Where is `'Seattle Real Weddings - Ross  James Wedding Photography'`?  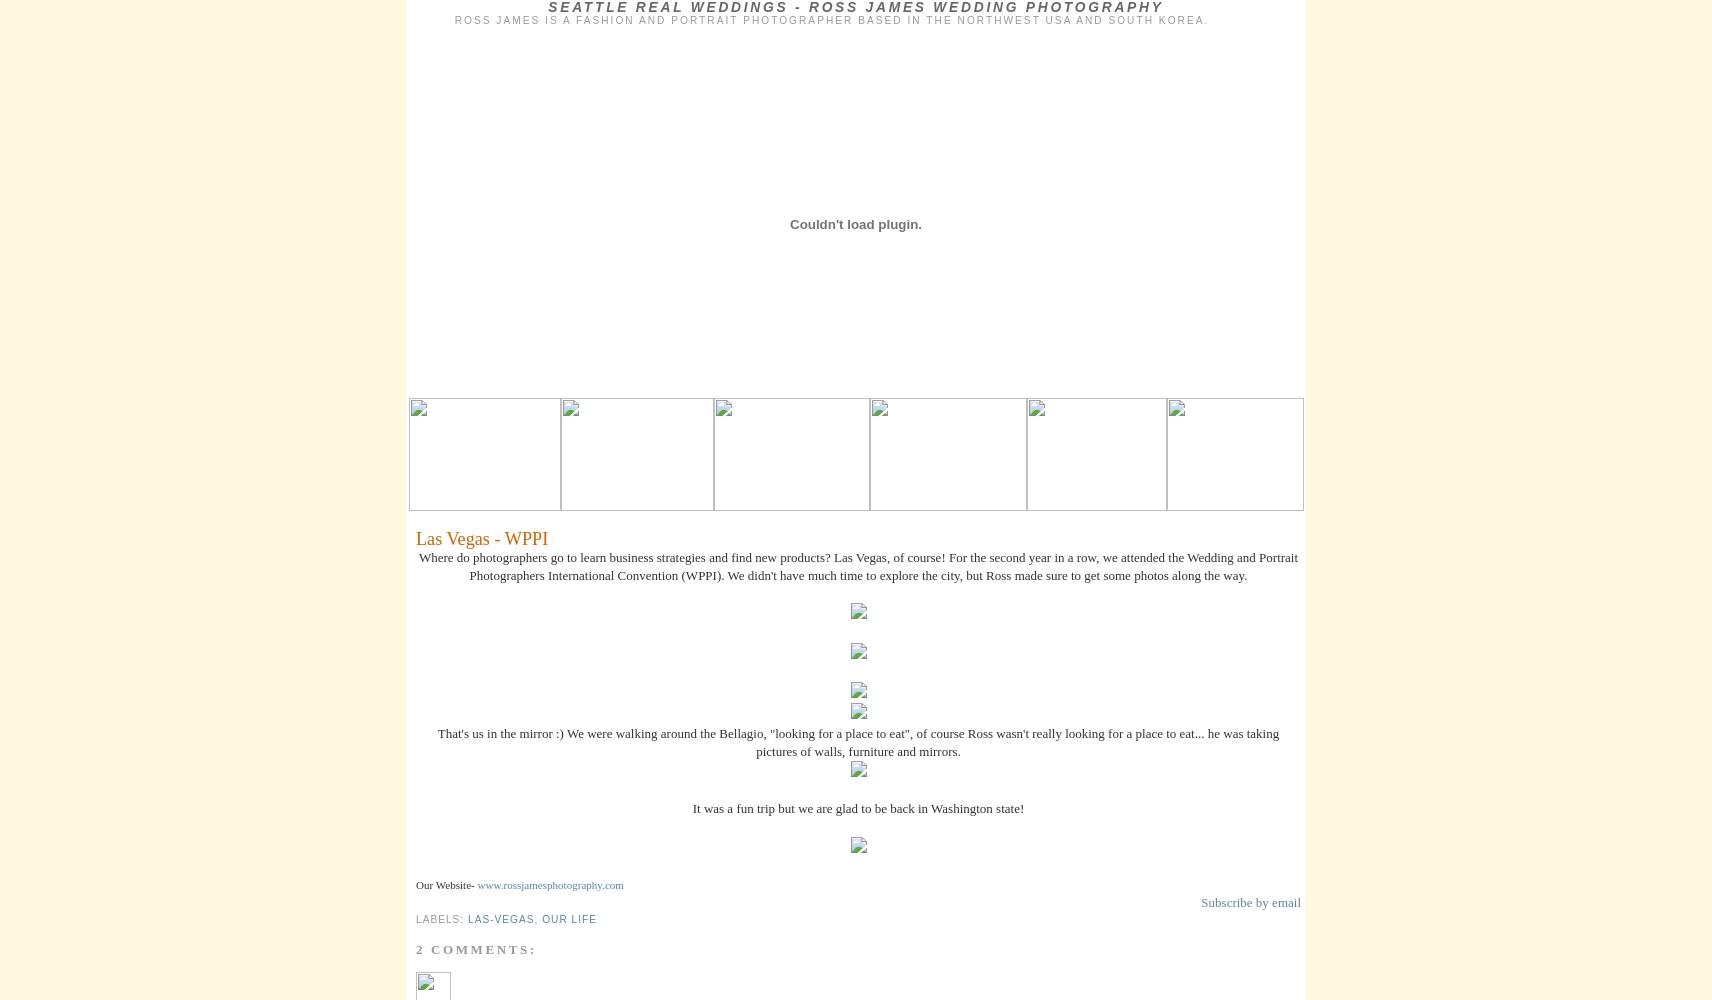 'Seattle Real Weddings - Ross  James Wedding Photography' is located at coordinates (855, 7).